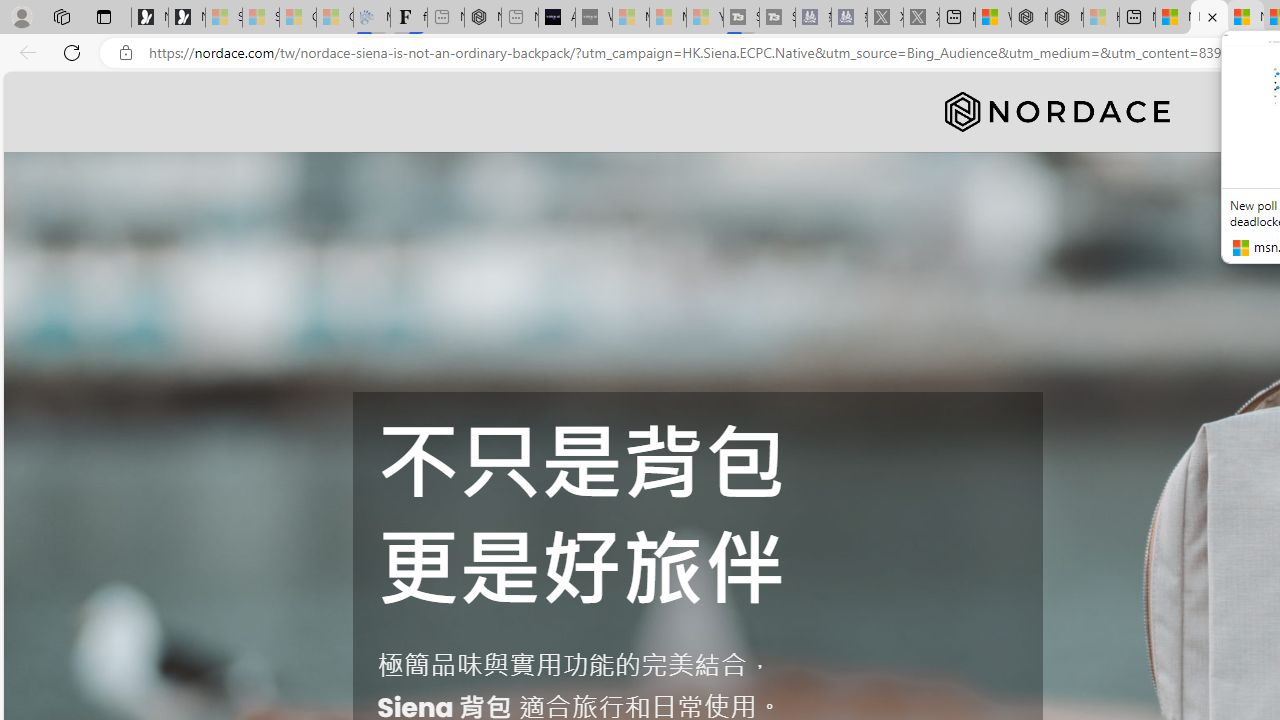 The width and height of the screenshot is (1280, 720). Describe the element at coordinates (592, 17) in the screenshot. I see `'What'` at that location.